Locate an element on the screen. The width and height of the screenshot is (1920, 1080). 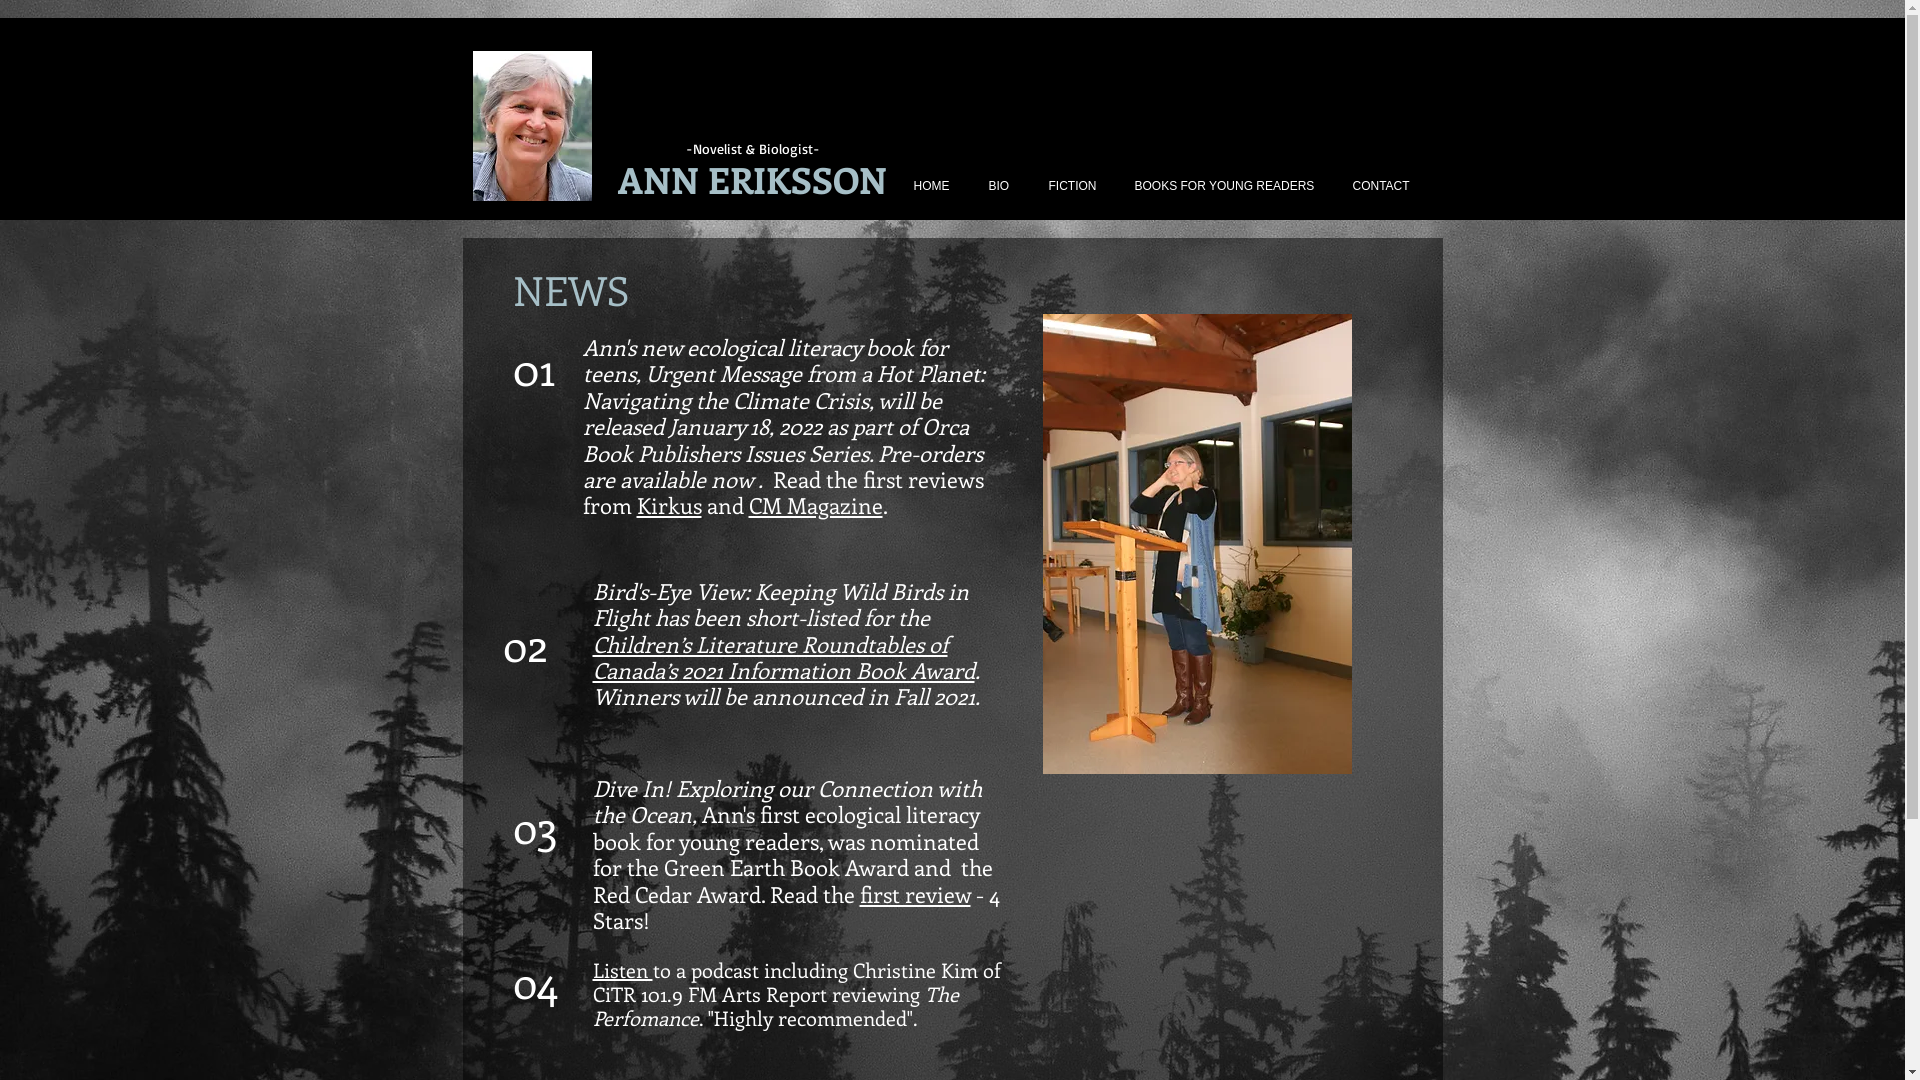
'first review' is located at coordinates (914, 893).